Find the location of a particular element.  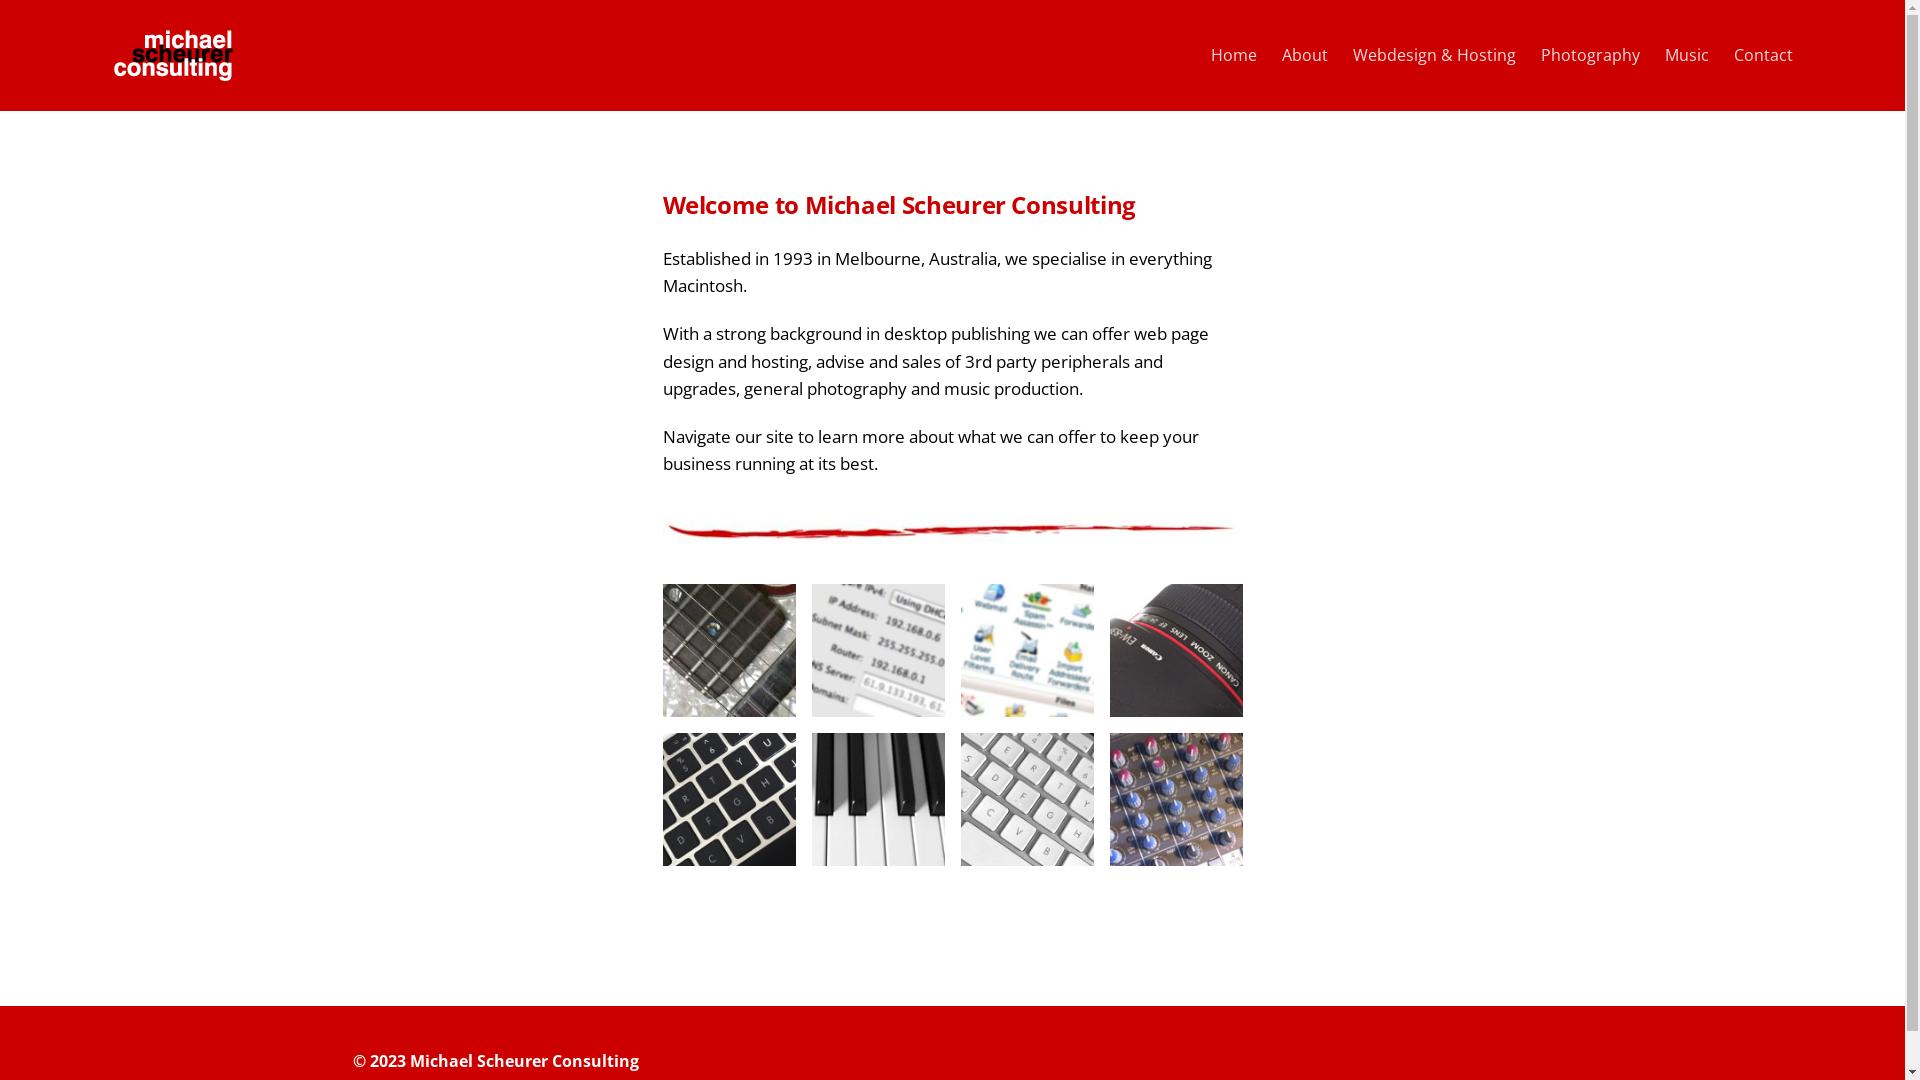

'Webdesign & Hosting' is located at coordinates (1432, 54).